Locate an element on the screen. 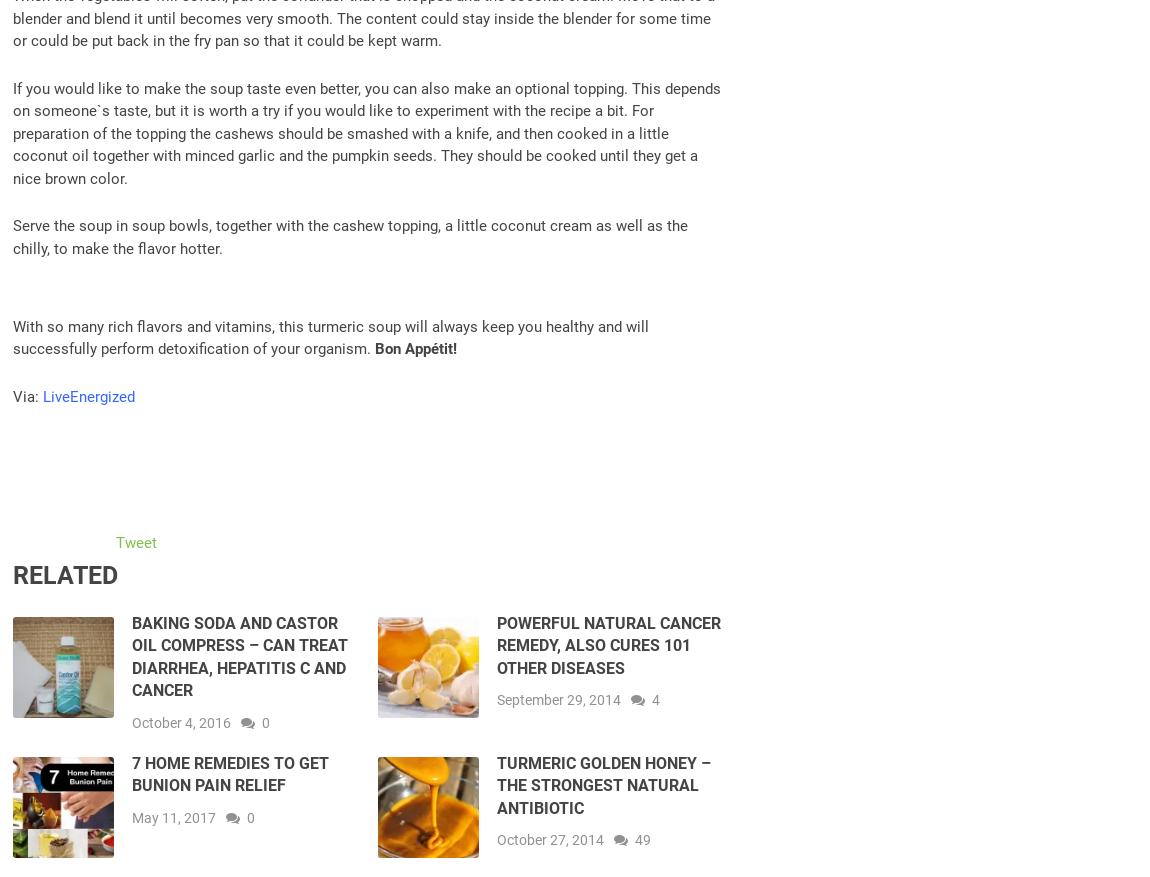 Image resolution: width=1150 pixels, height=877 pixels. 'With so many rich flavors and vitamins, this turmeric soup will always keep you healthy and will successfully perform detoxification of your organism.' is located at coordinates (330, 336).